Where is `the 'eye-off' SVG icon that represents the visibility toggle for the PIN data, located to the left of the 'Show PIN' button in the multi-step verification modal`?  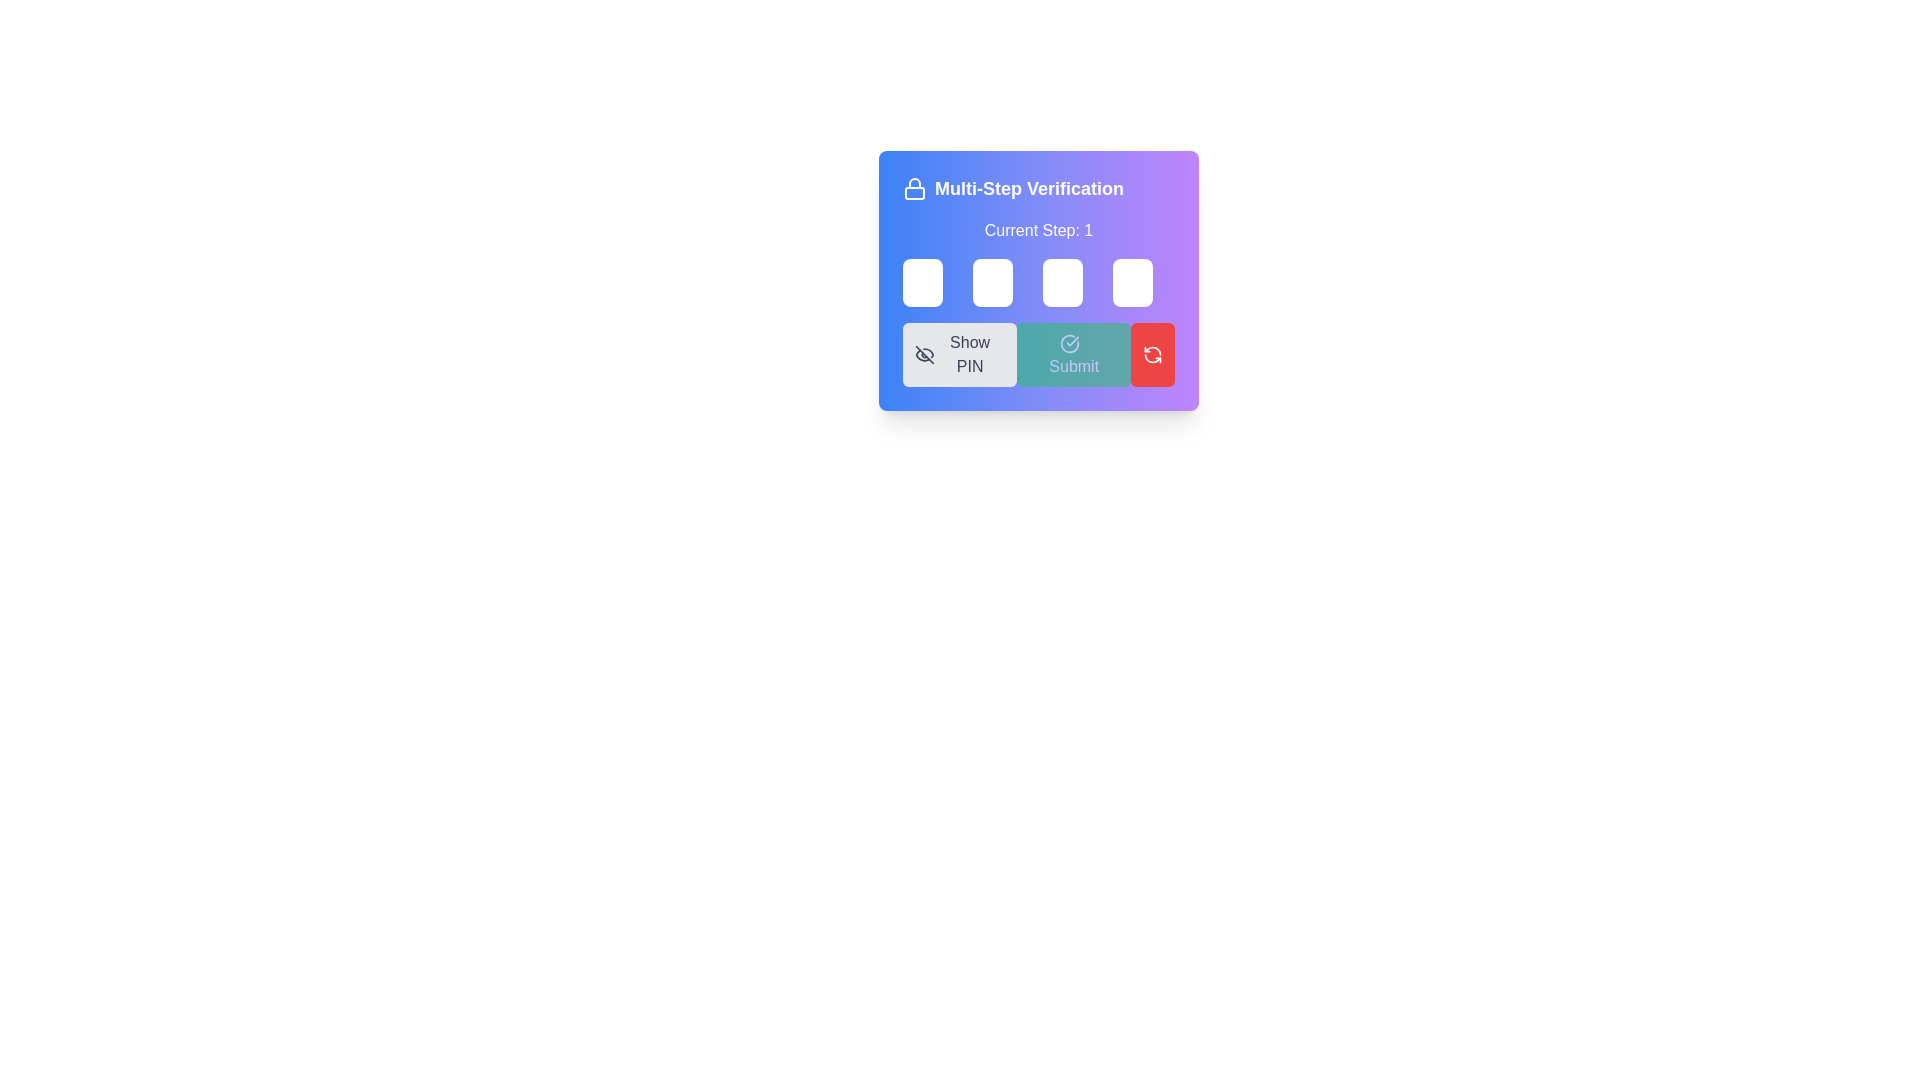 the 'eye-off' SVG icon that represents the visibility toggle for the PIN data, located to the left of the 'Show PIN' button in the multi-step verification modal is located at coordinates (923, 353).